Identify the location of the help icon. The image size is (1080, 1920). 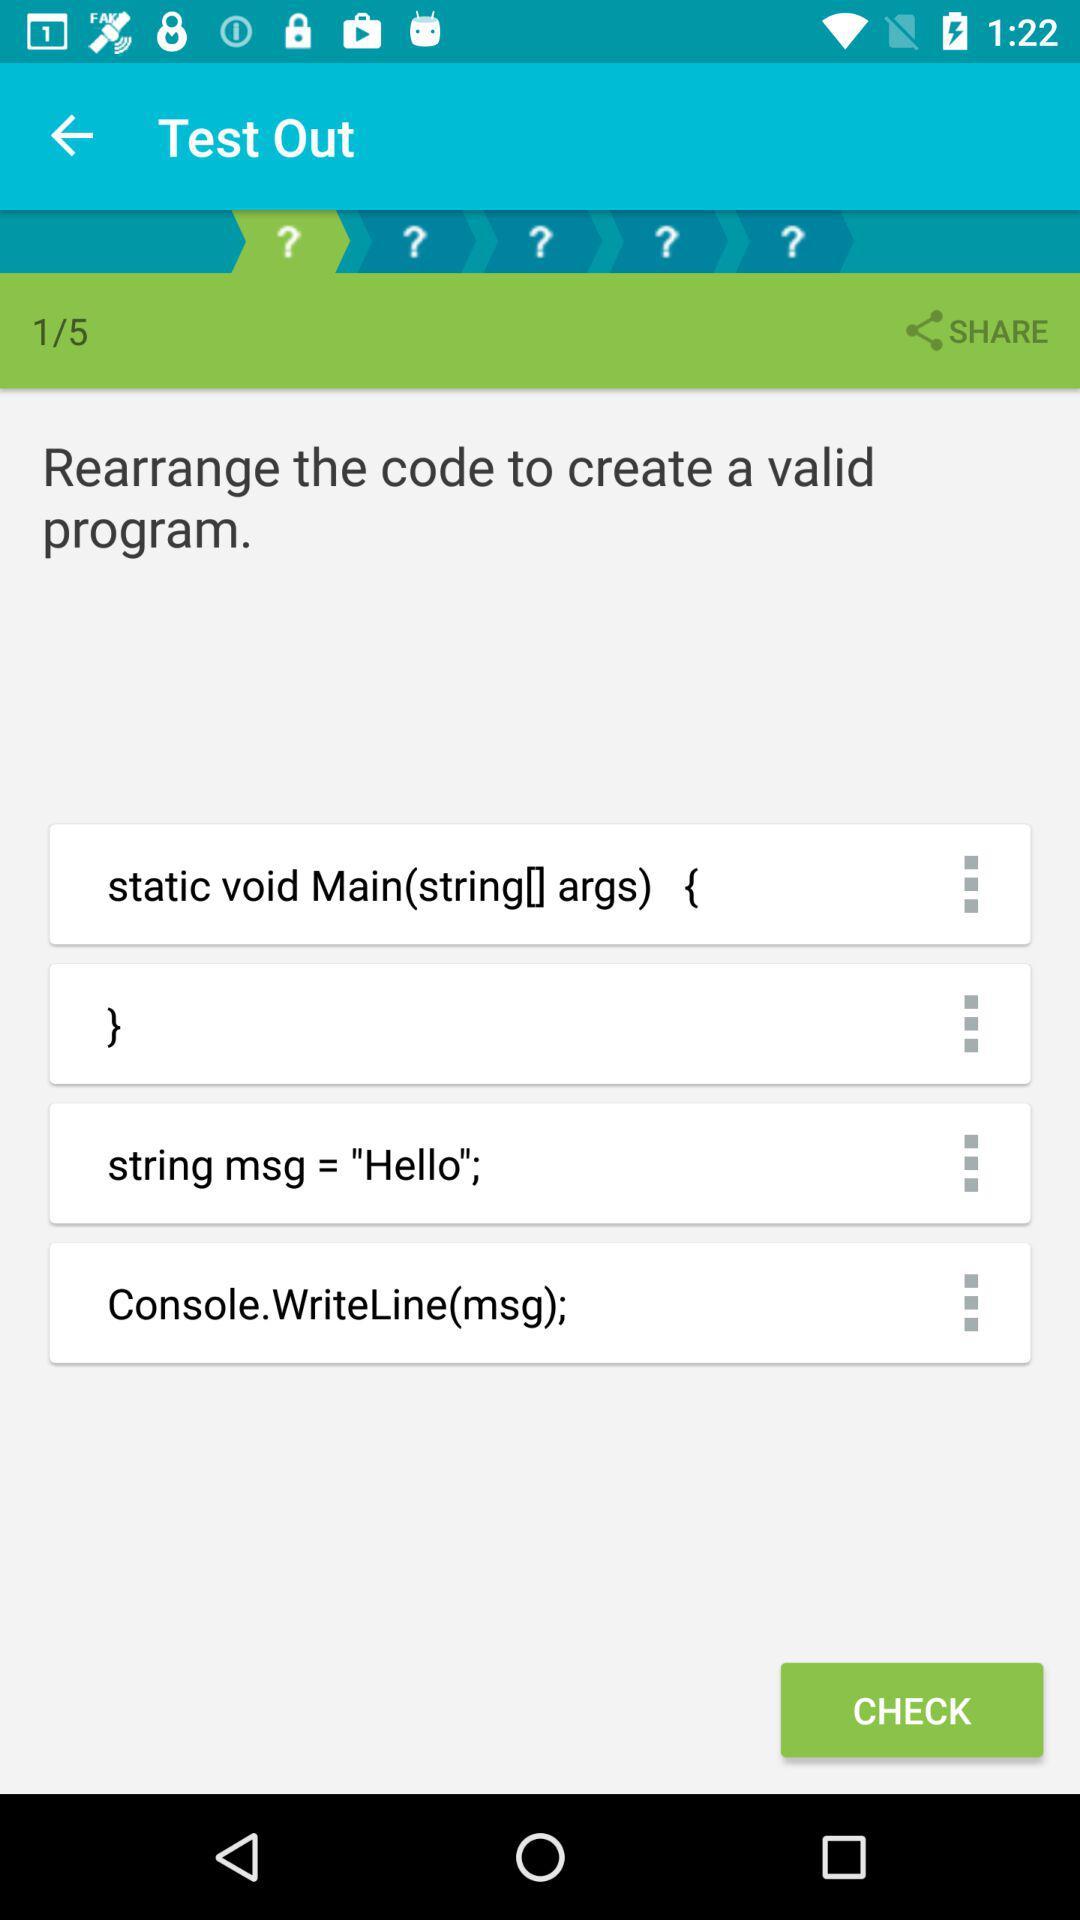
(412, 240).